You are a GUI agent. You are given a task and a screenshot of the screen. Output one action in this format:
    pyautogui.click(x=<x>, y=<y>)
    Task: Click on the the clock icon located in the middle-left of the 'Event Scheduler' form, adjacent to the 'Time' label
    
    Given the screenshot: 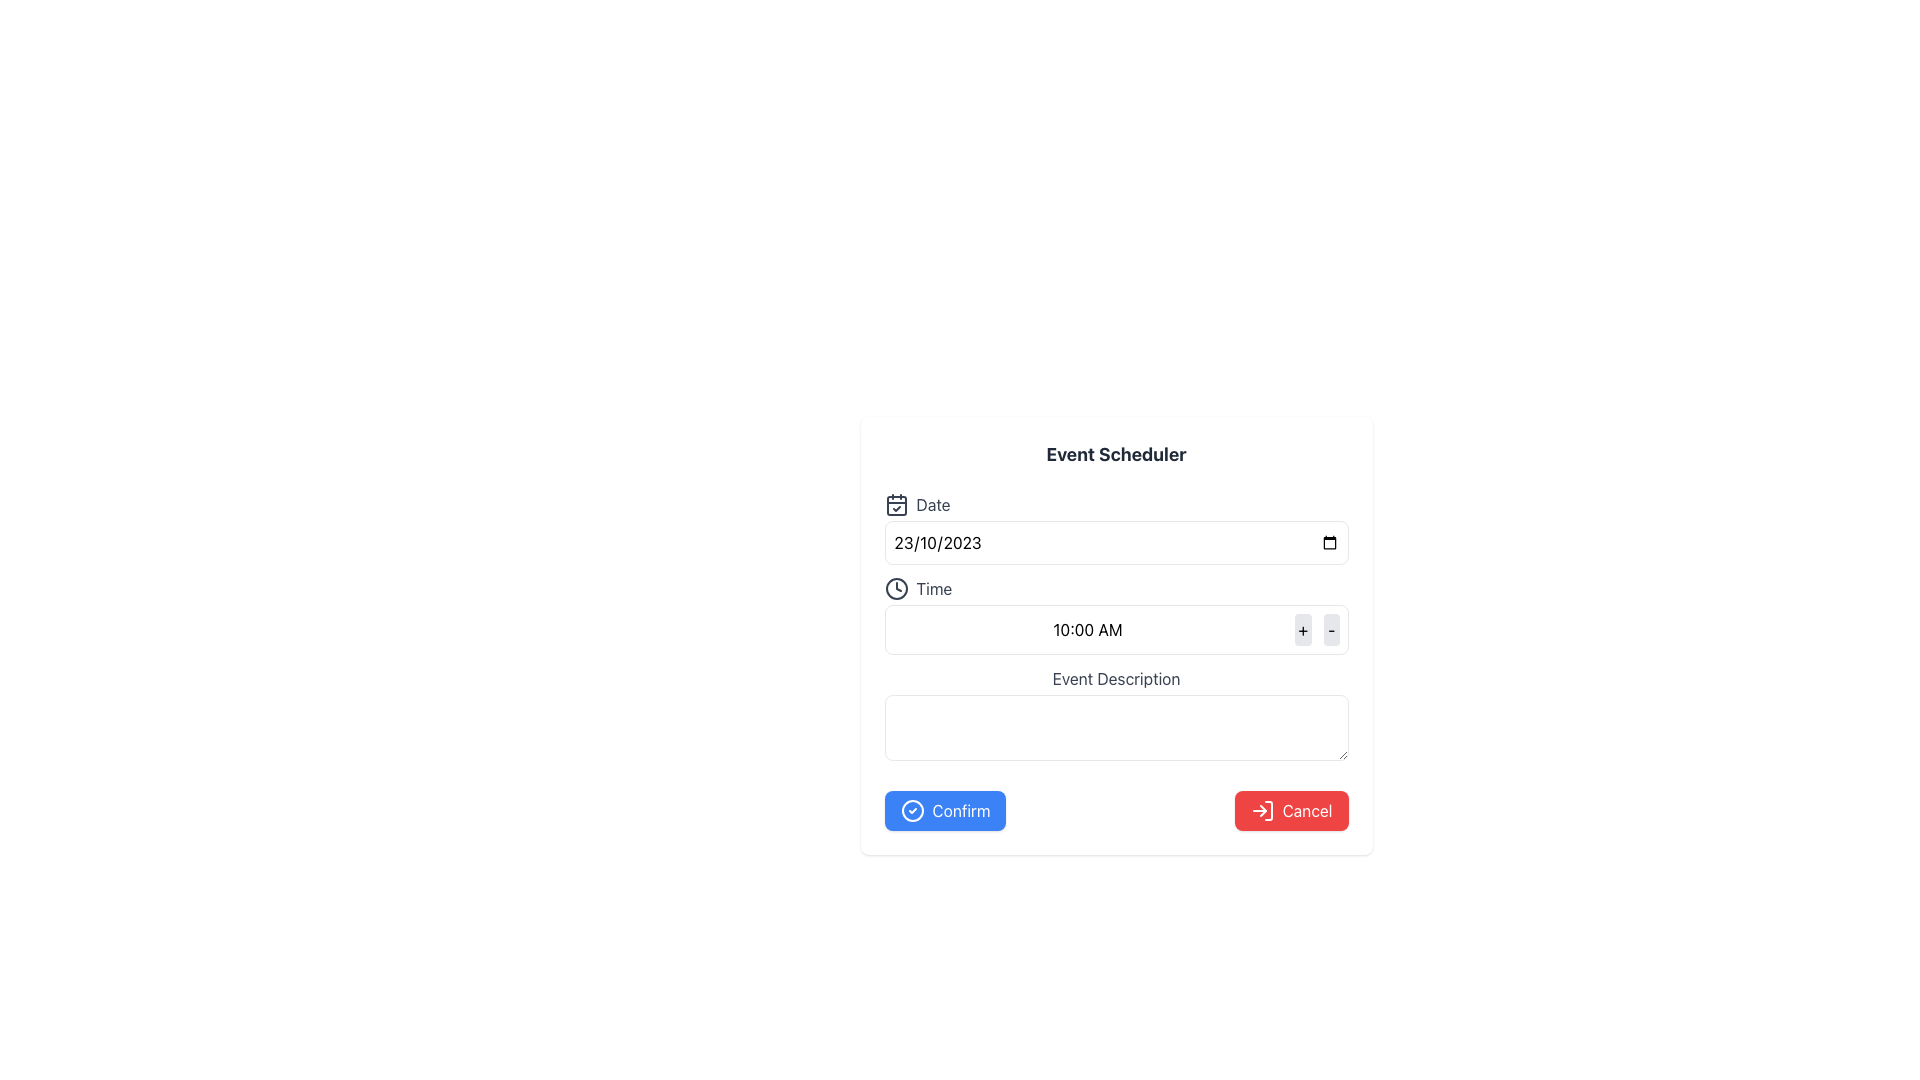 What is the action you would take?
    pyautogui.click(x=895, y=588)
    